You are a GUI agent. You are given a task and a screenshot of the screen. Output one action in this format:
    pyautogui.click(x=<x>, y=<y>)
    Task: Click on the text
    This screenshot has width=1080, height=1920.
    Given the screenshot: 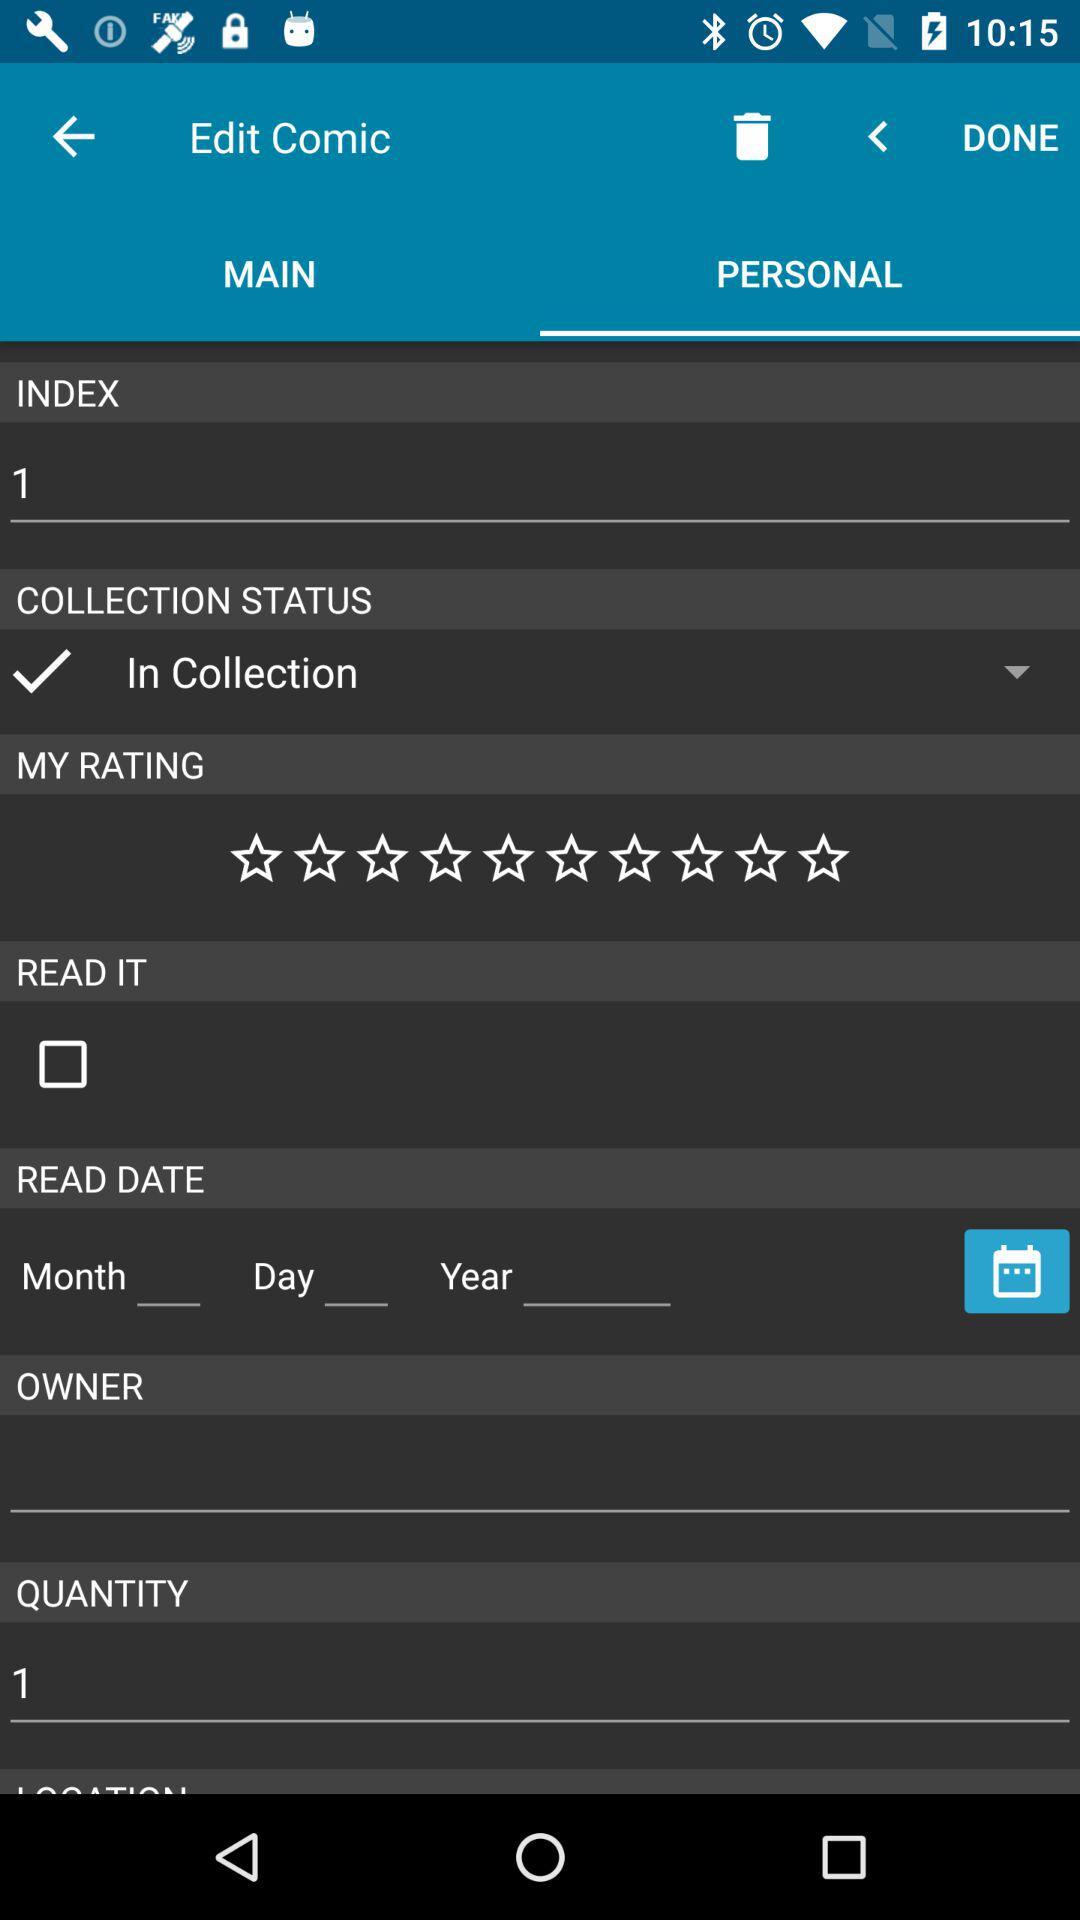 What is the action you would take?
    pyautogui.click(x=355, y=1266)
    